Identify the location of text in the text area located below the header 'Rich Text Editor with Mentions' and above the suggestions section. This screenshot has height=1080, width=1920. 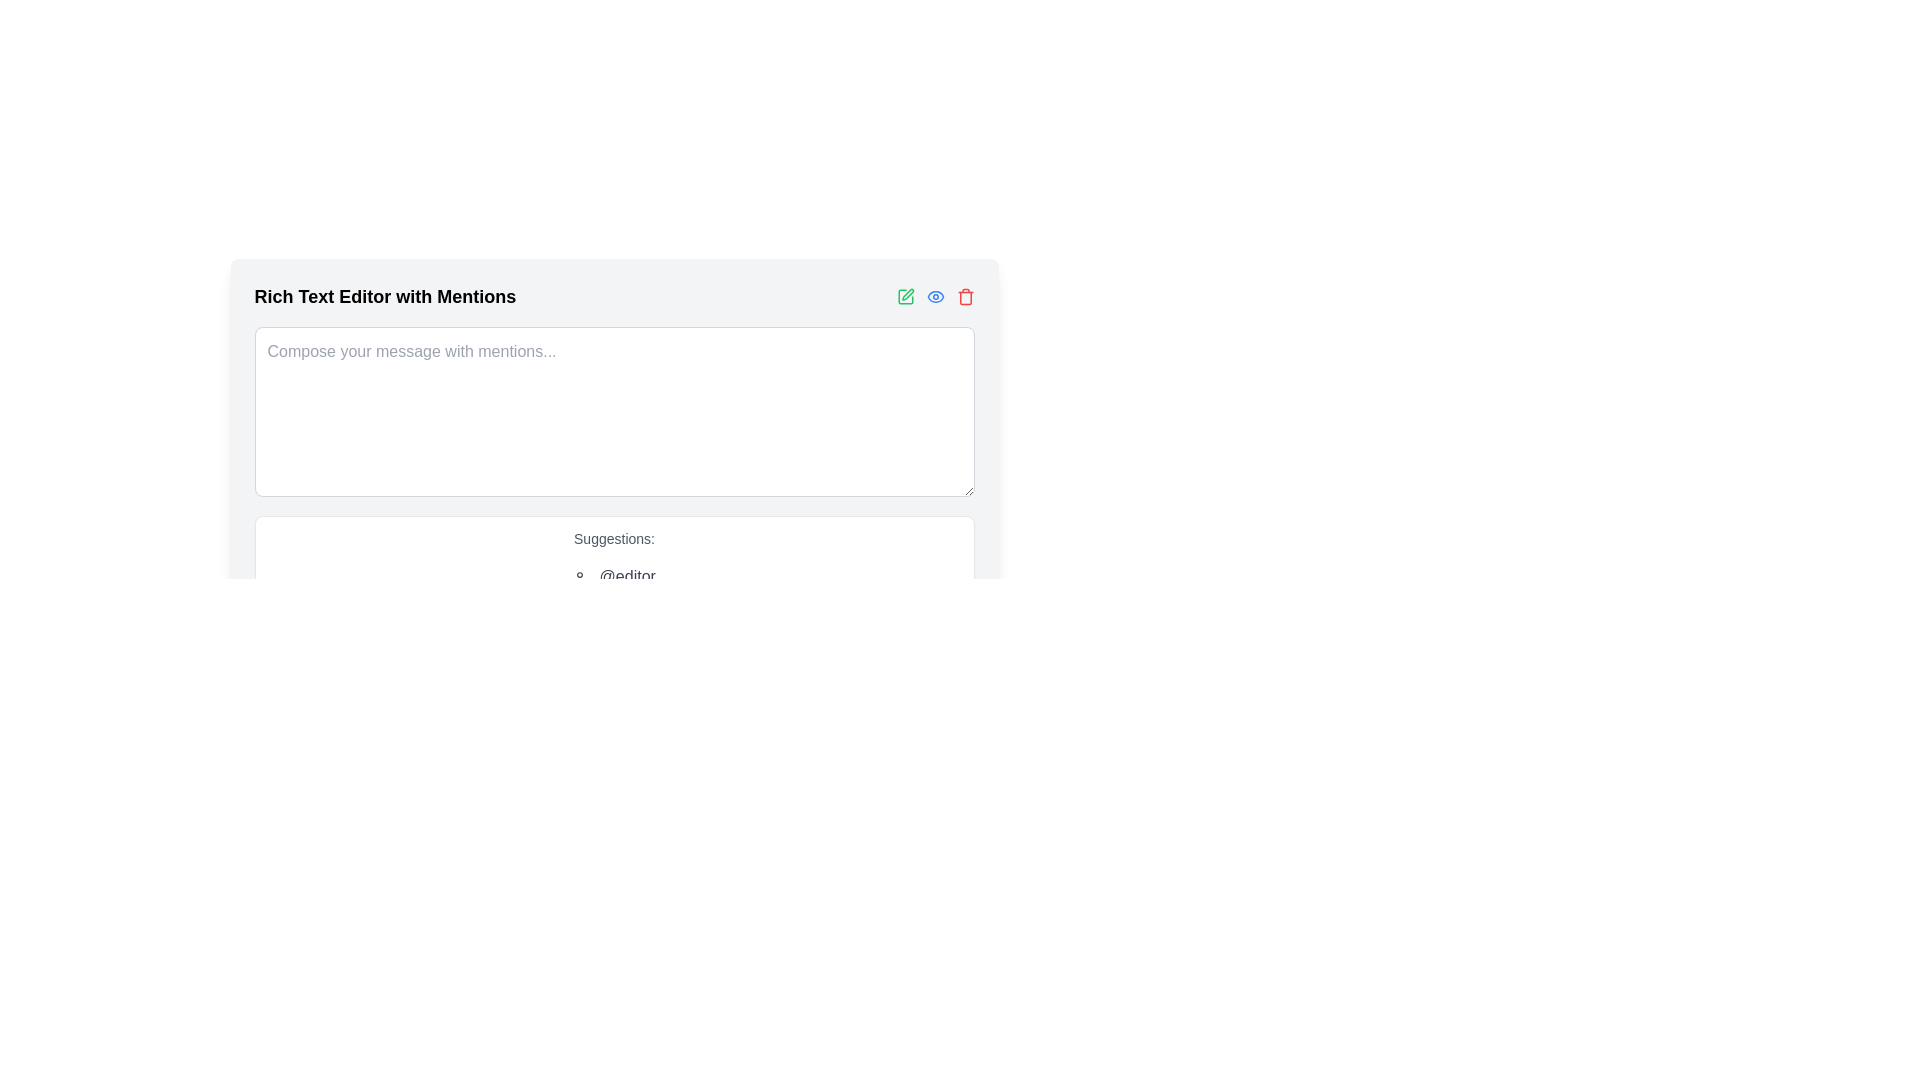
(613, 411).